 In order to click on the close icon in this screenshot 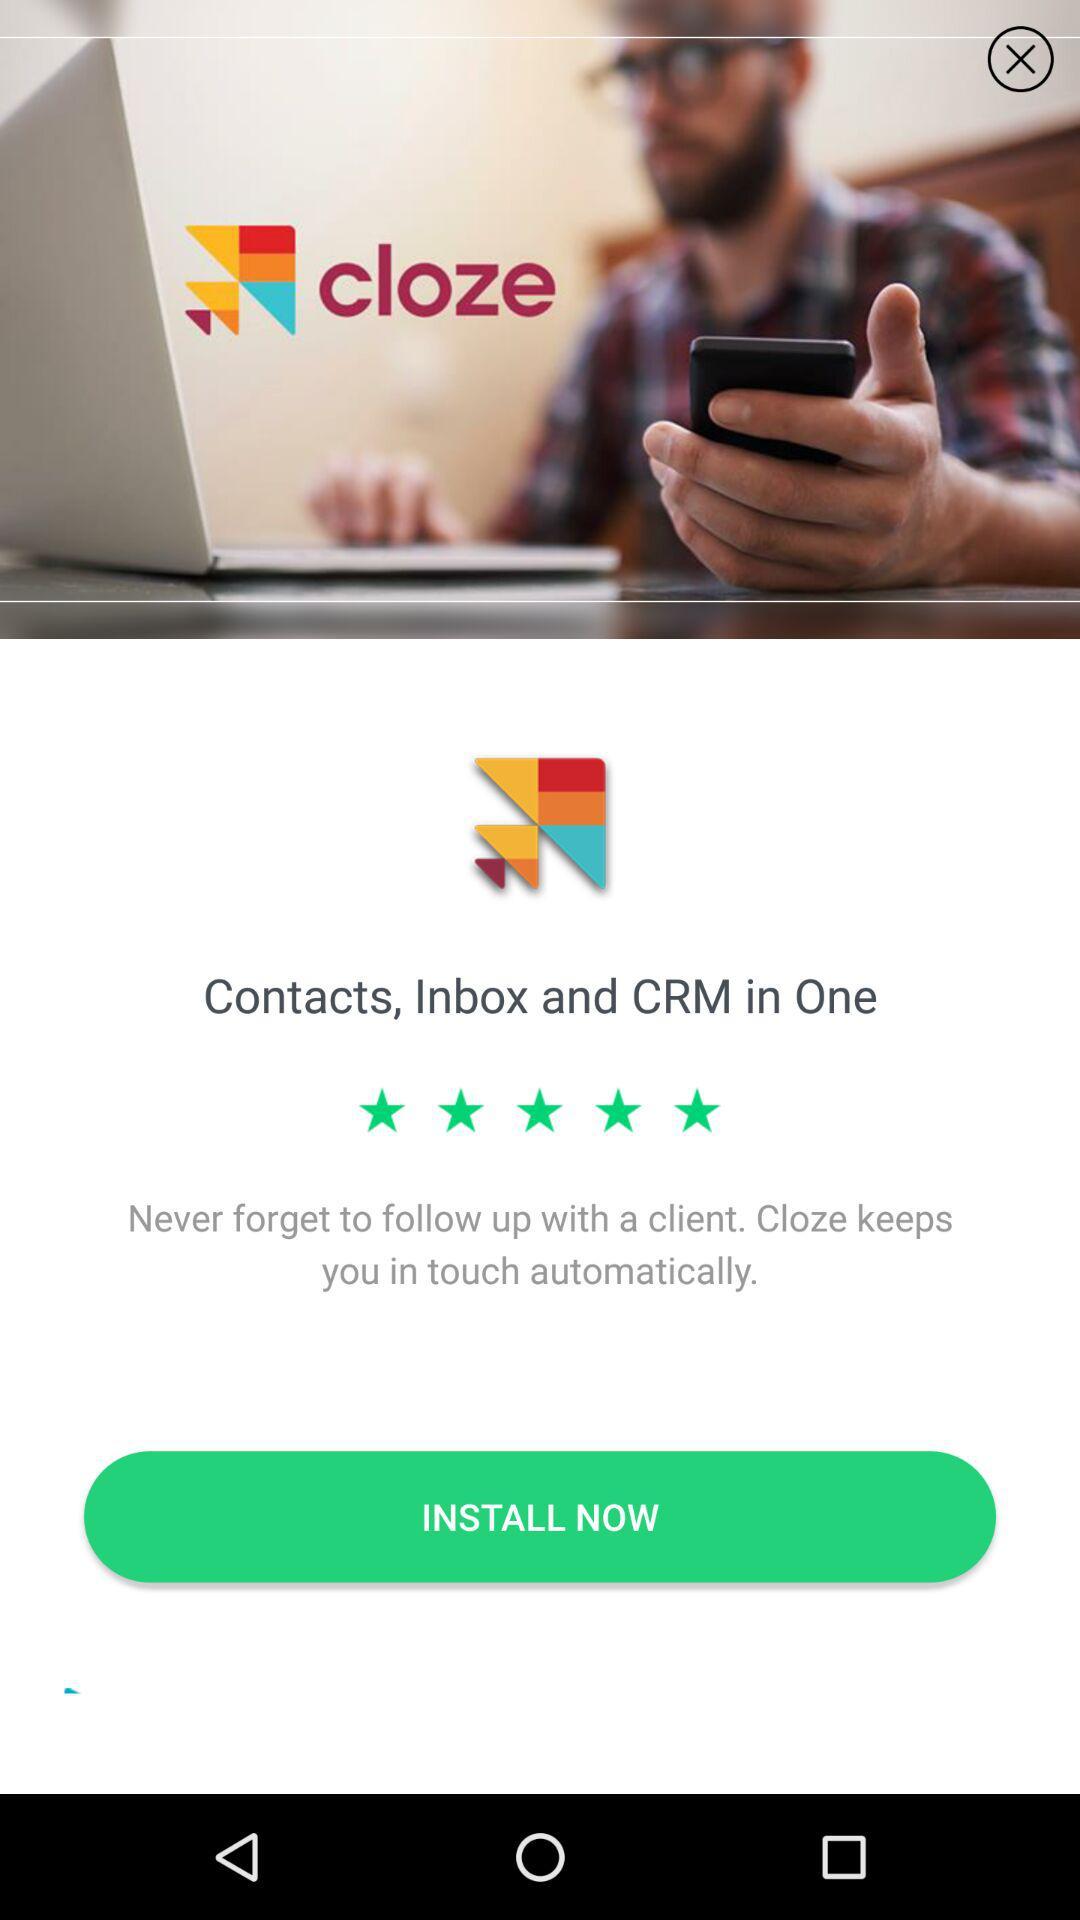, I will do `click(1020, 59)`.